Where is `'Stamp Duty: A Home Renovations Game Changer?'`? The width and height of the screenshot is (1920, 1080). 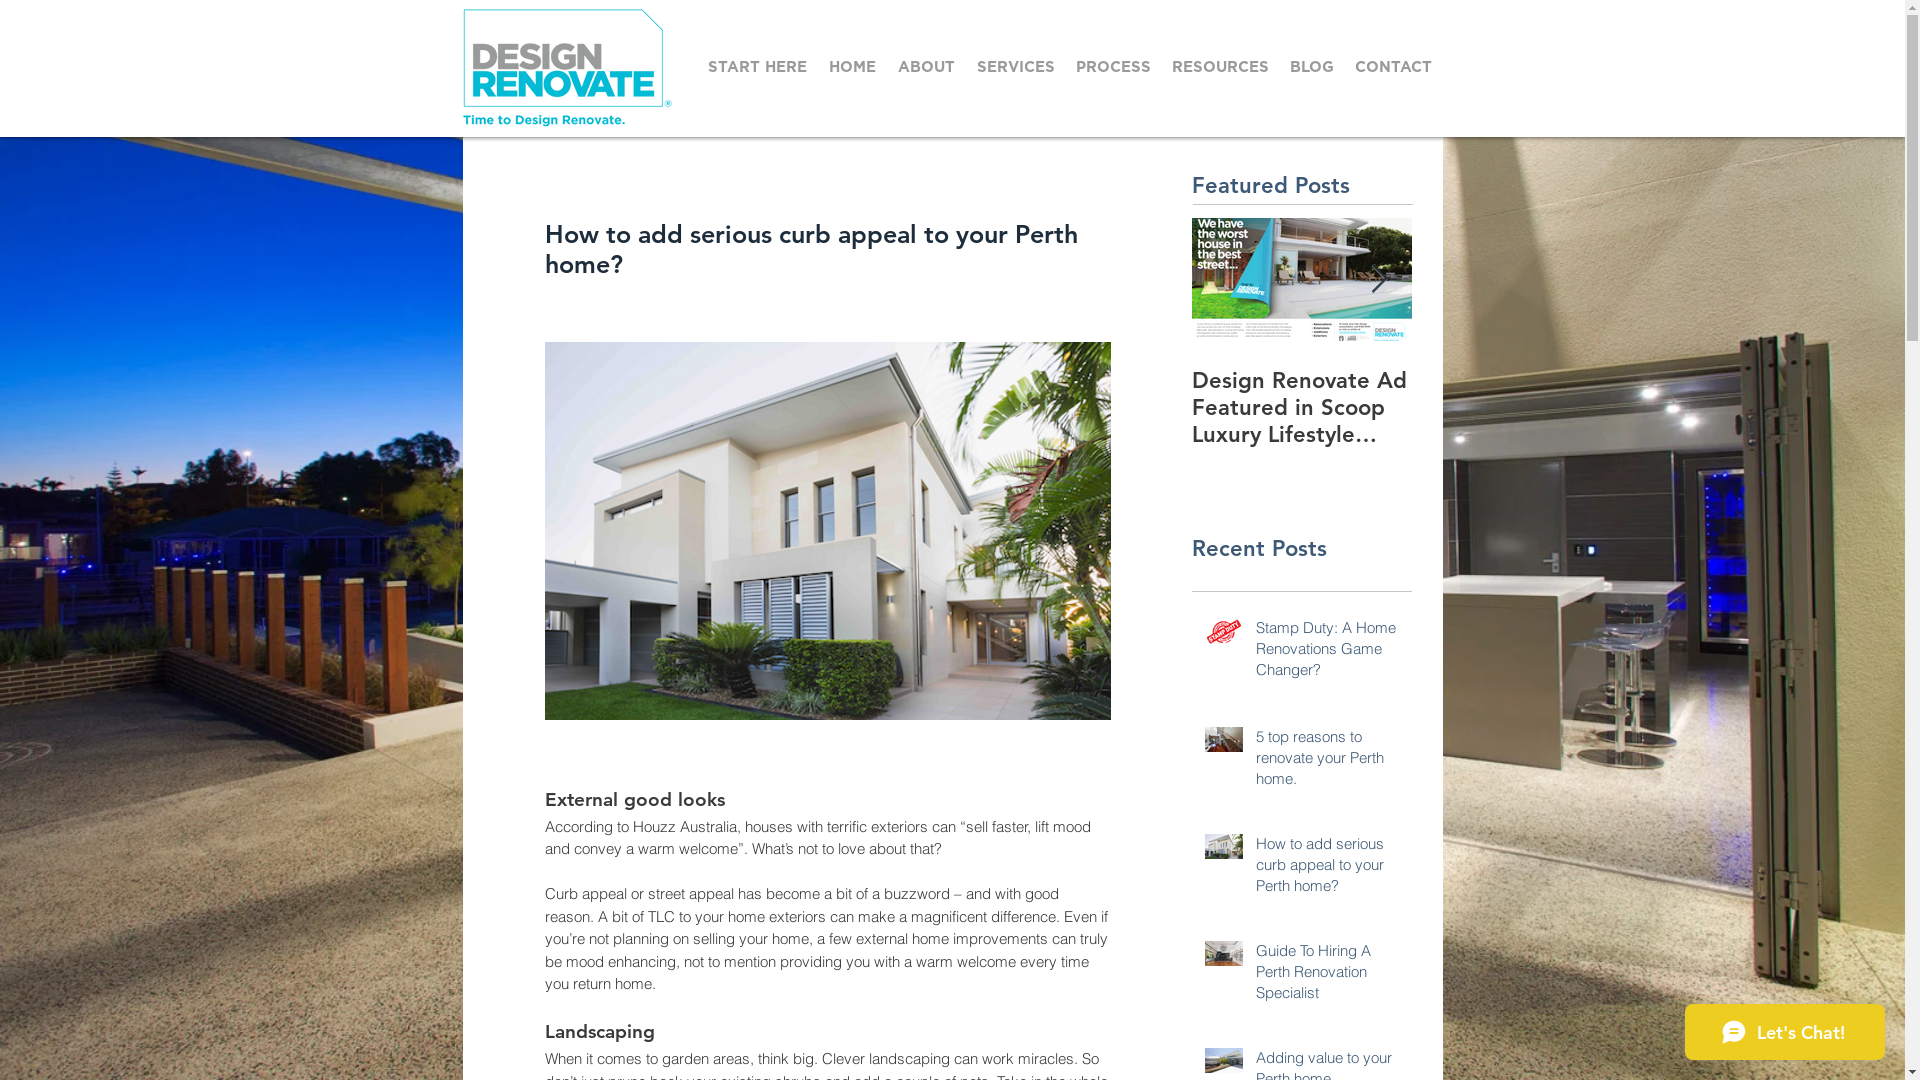 'Stamp Duty: A Home Renovations Game Changer?' is located at coordinates (1328, 652).